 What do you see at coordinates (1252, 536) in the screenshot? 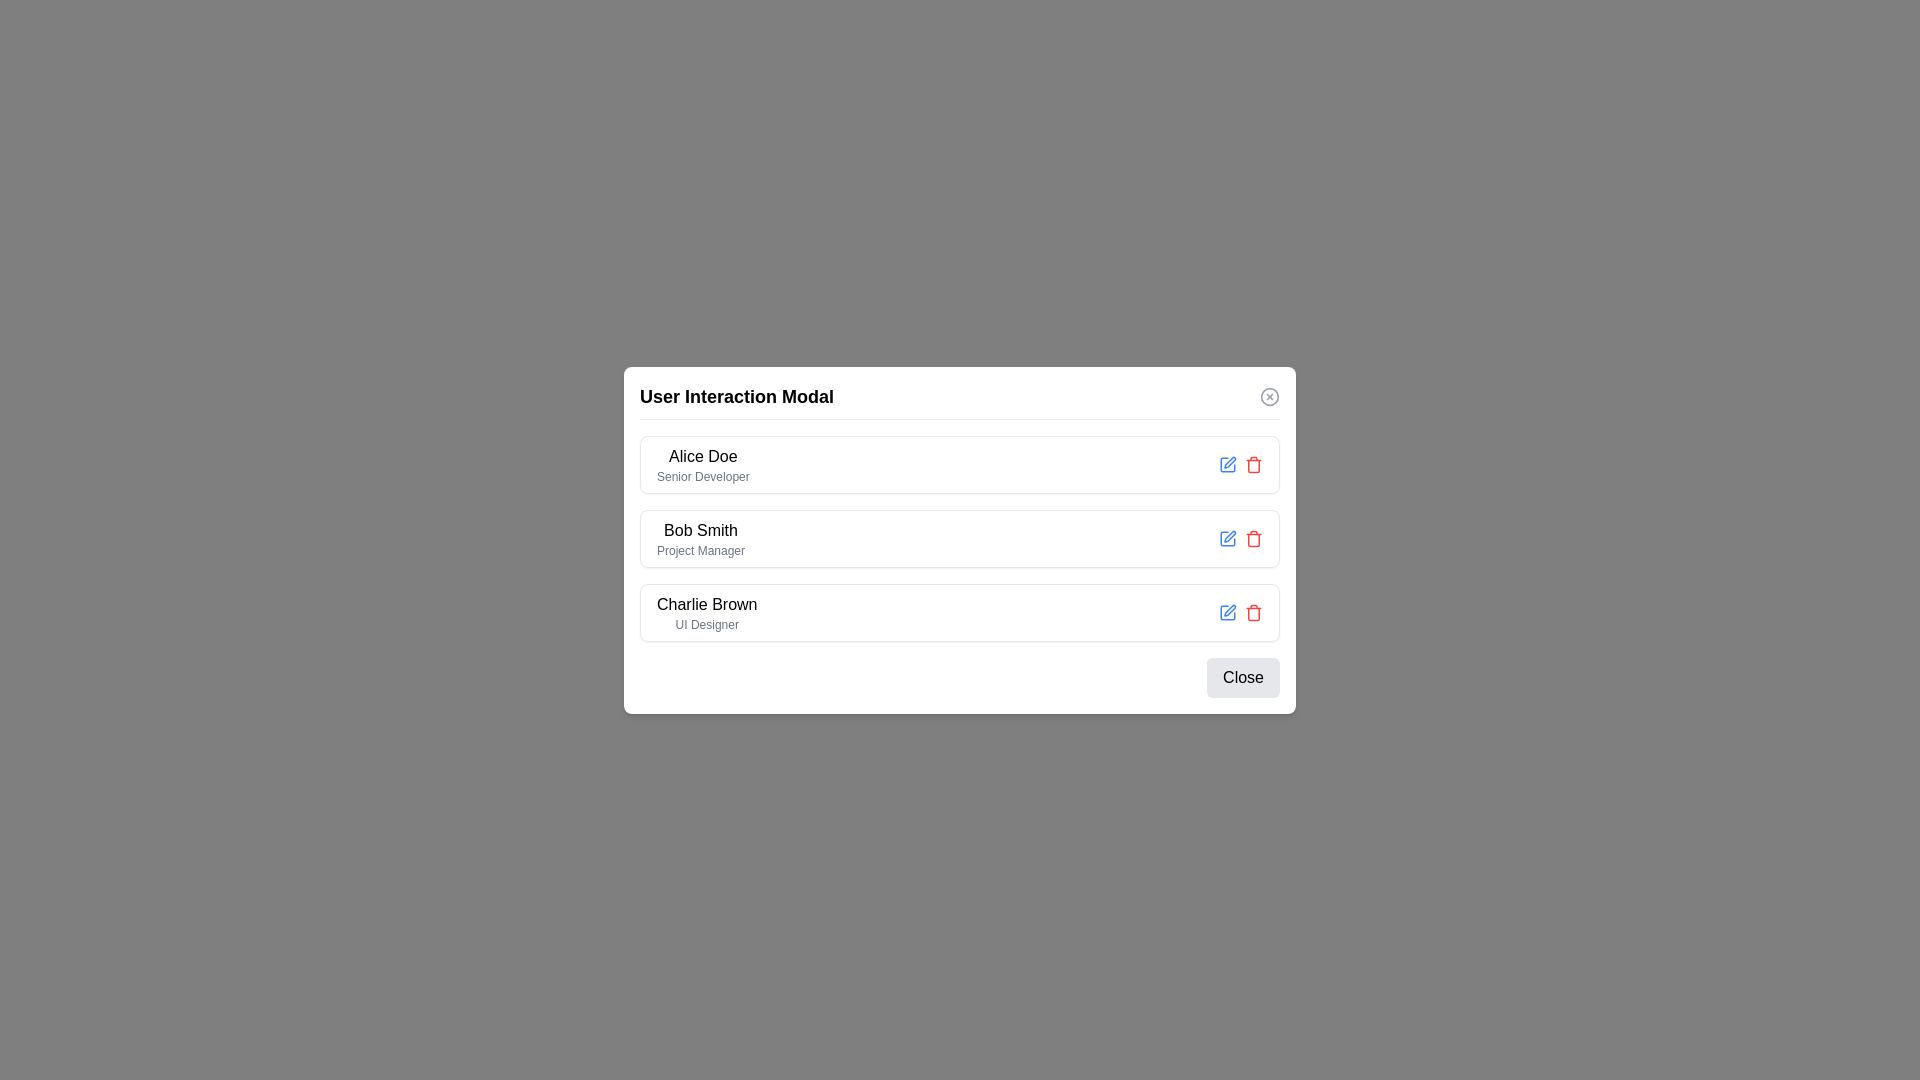
I see `the small red trash bin icon located on the right side of the row associated with user 'Bob Smith'` at bounding box center [1252, 536].